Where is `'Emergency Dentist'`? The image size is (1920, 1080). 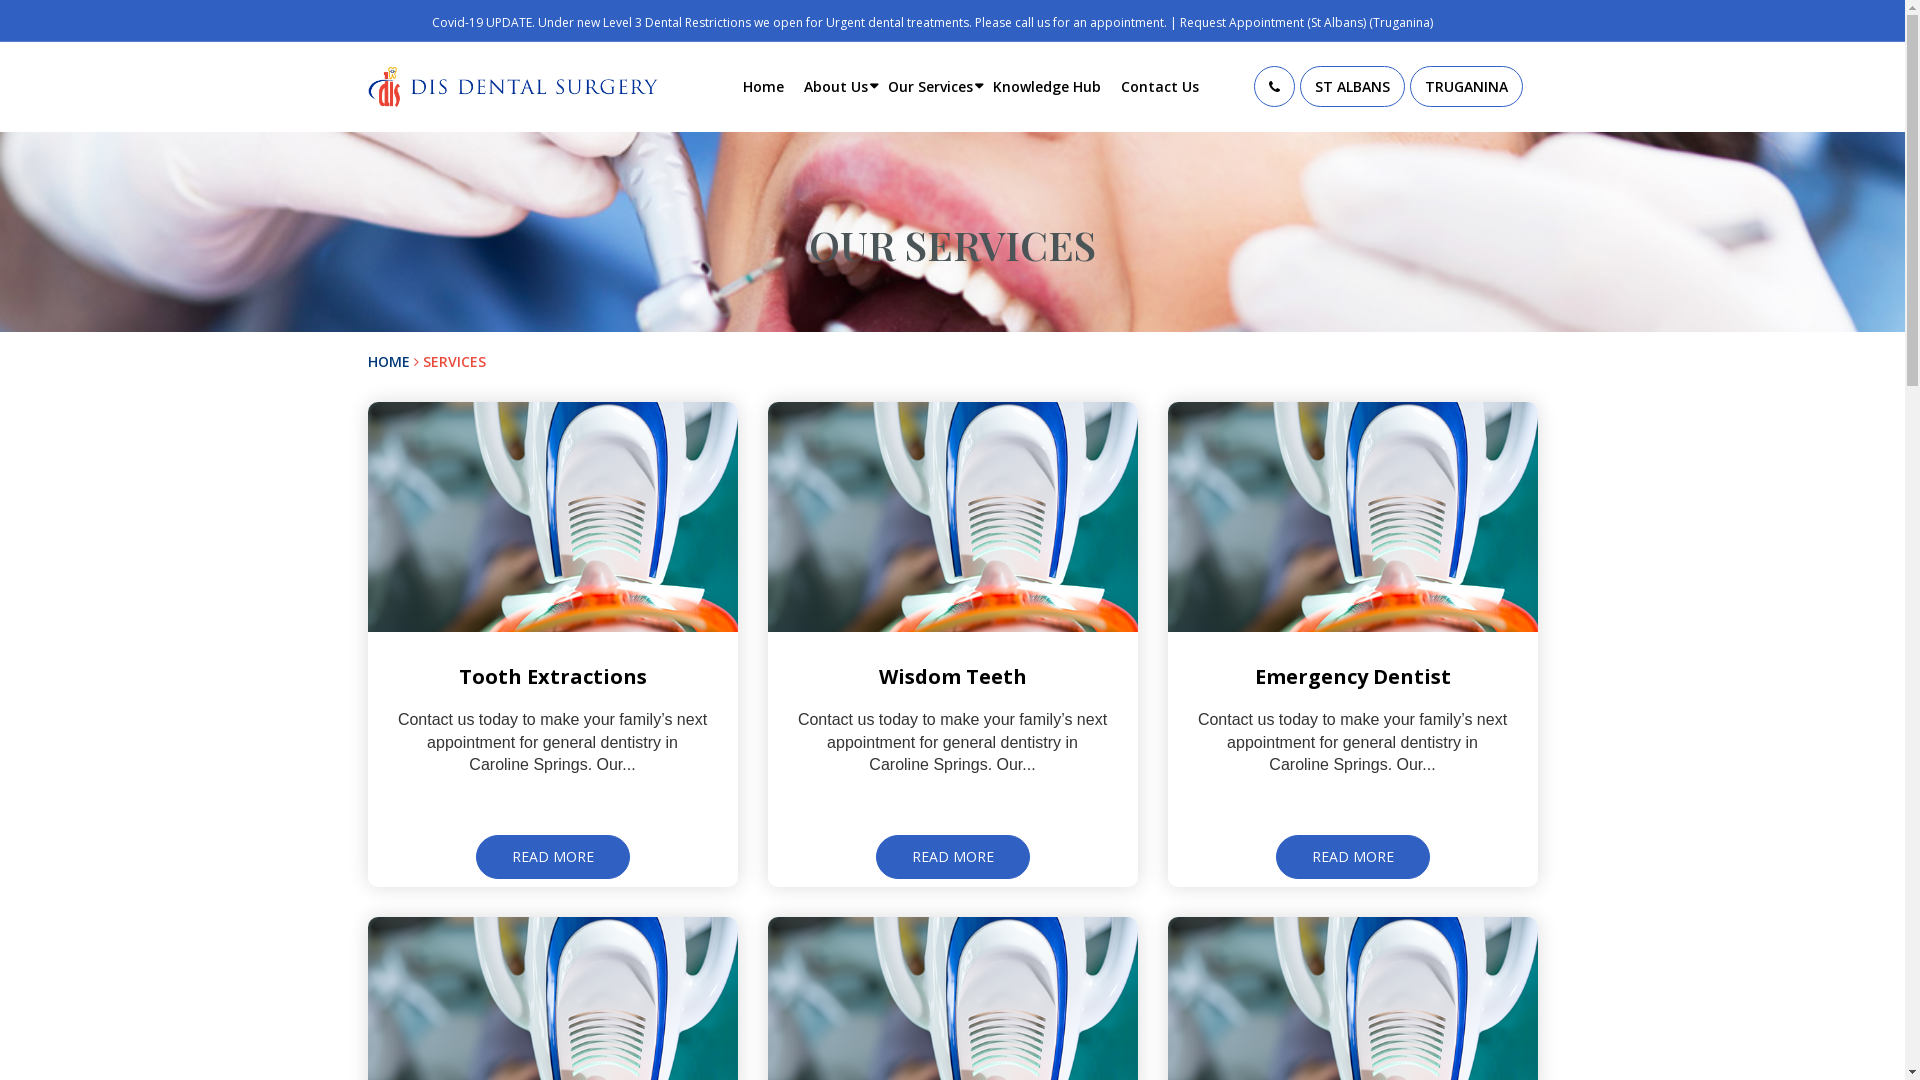
'Emergency Dentist' is located at coordinates (1352, 675).